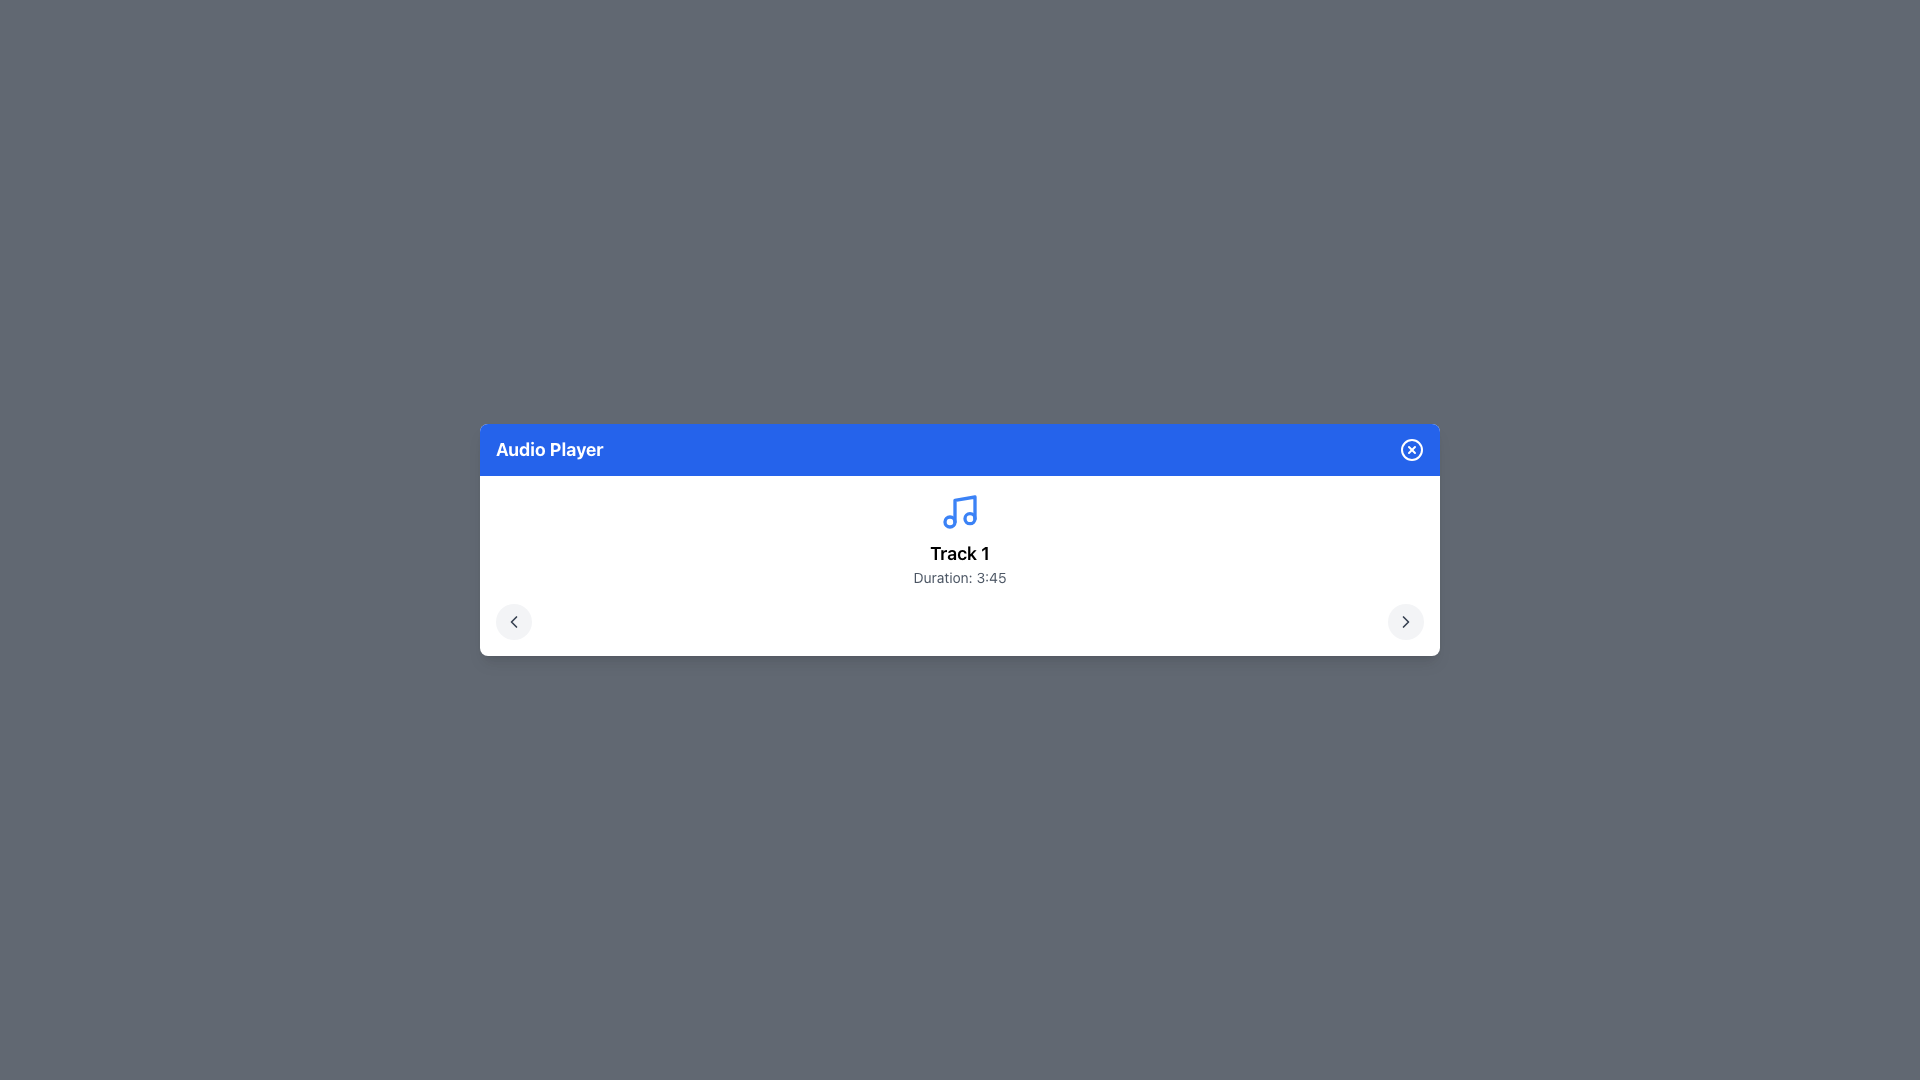 The width and height of the screenshot is (1920, 1080). I want to click on the decorative circle with a blue outline and white interior, located within the close button icon in the top-right corner of the blue header bar of the audio player interface, so click(1410, 450).